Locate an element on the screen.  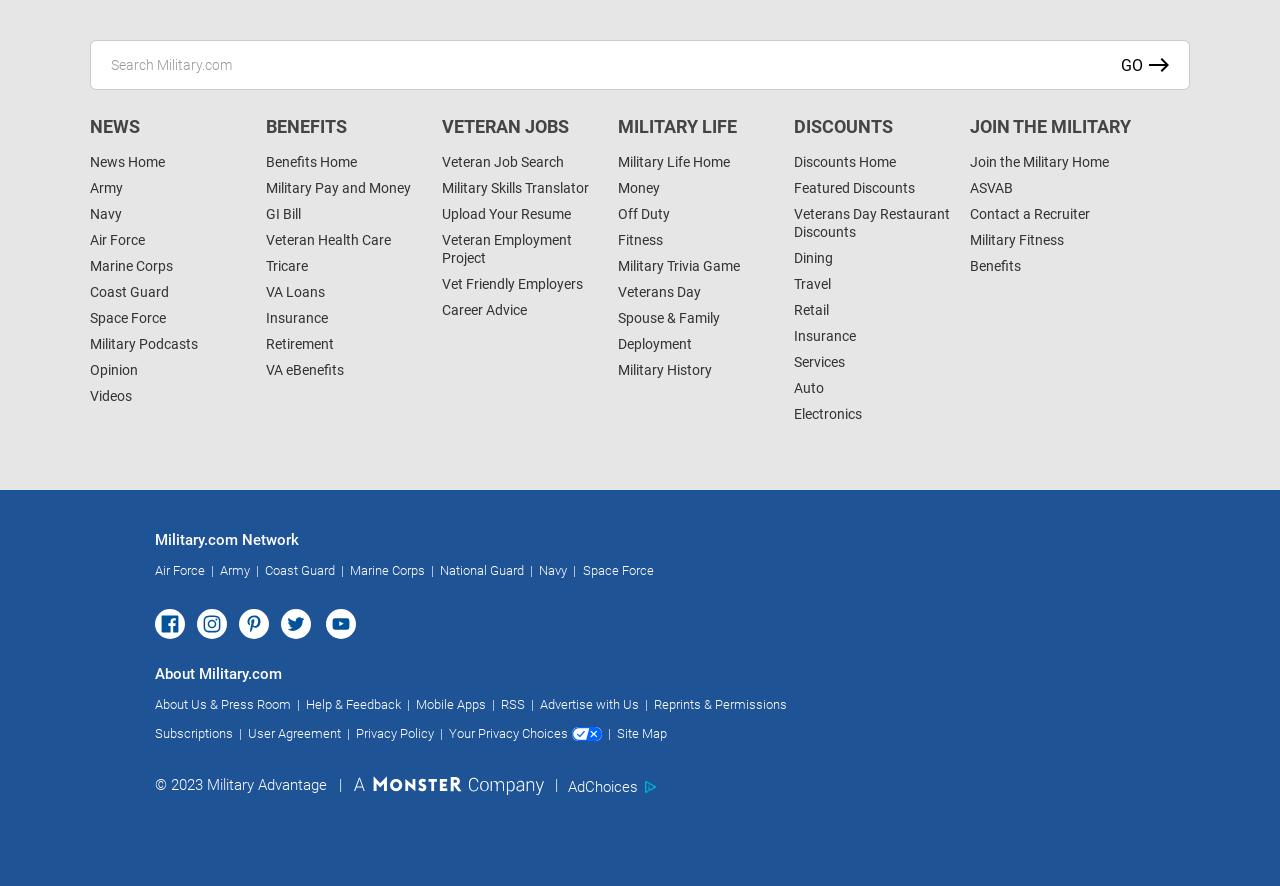
'Privacy Policy' is located at coordinates (355, 732).